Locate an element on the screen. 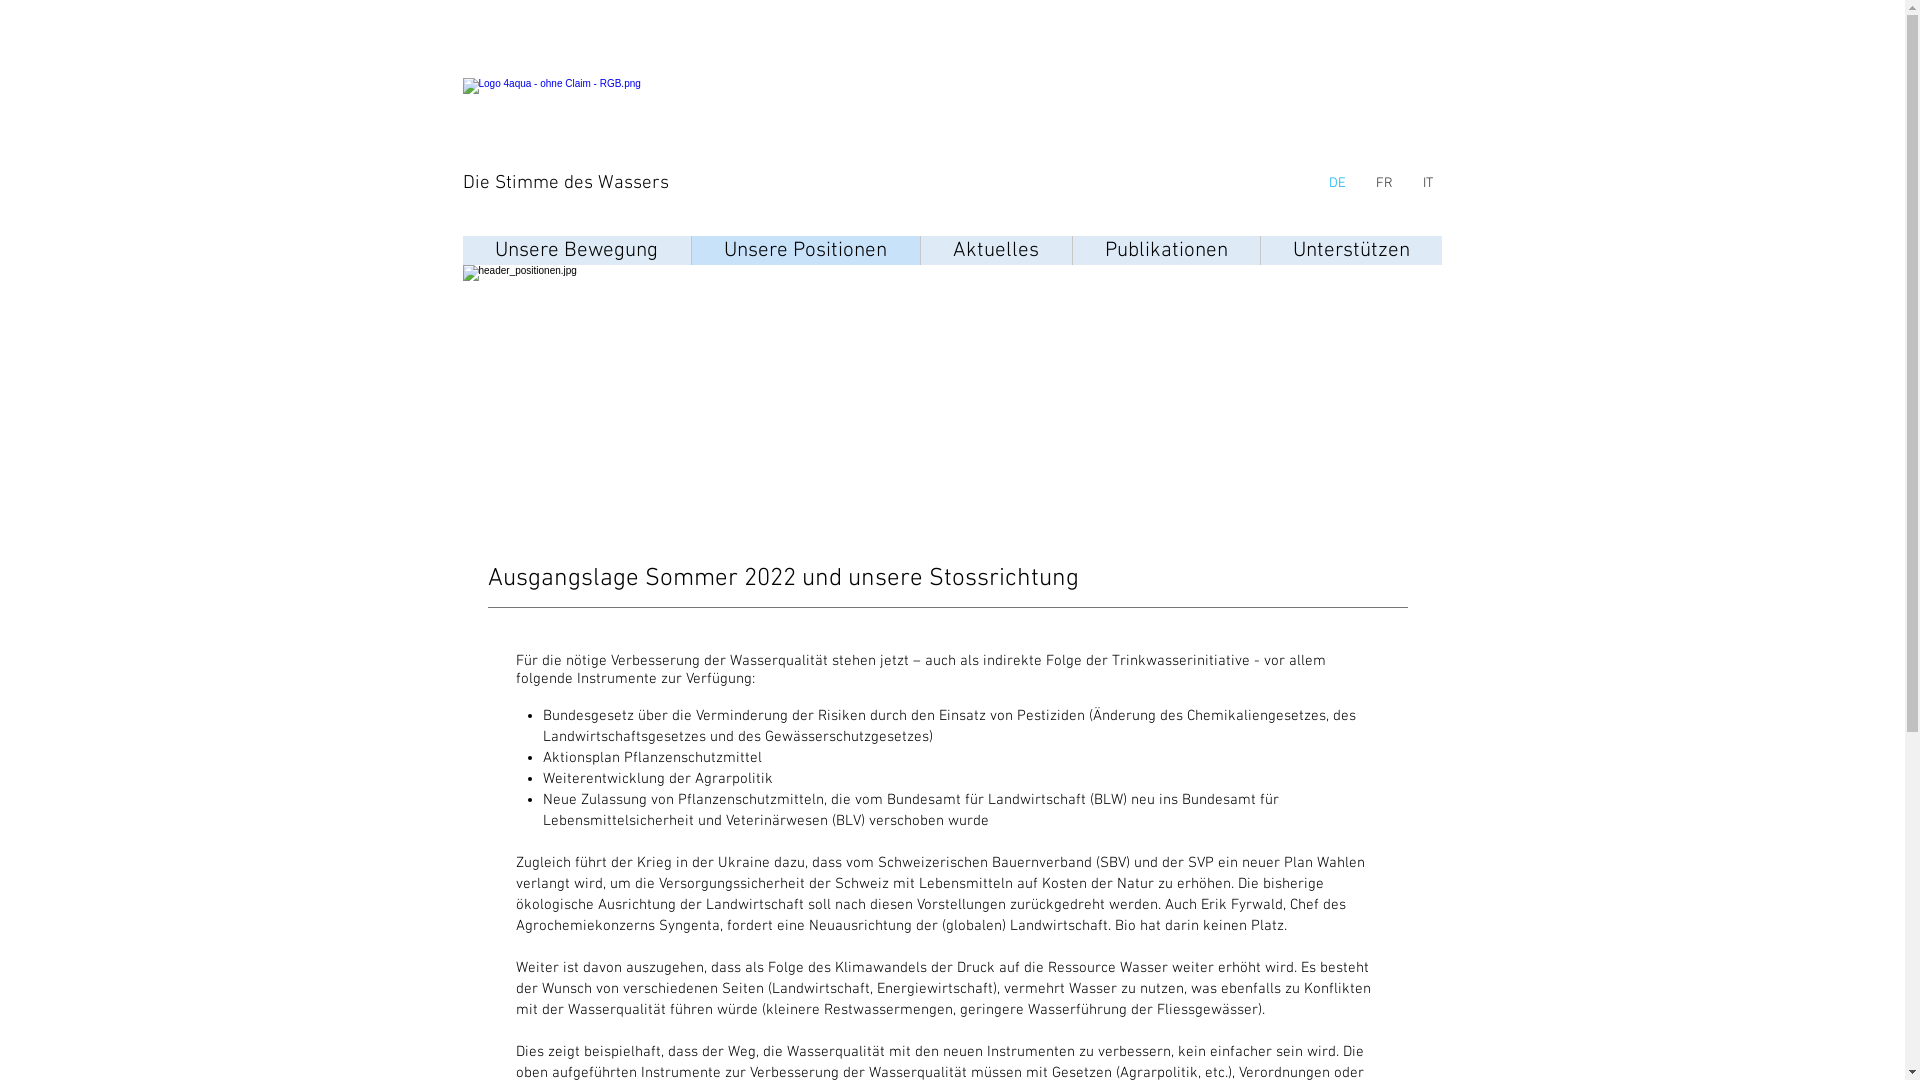  'logo.png' is located at coordinates (553, 124).